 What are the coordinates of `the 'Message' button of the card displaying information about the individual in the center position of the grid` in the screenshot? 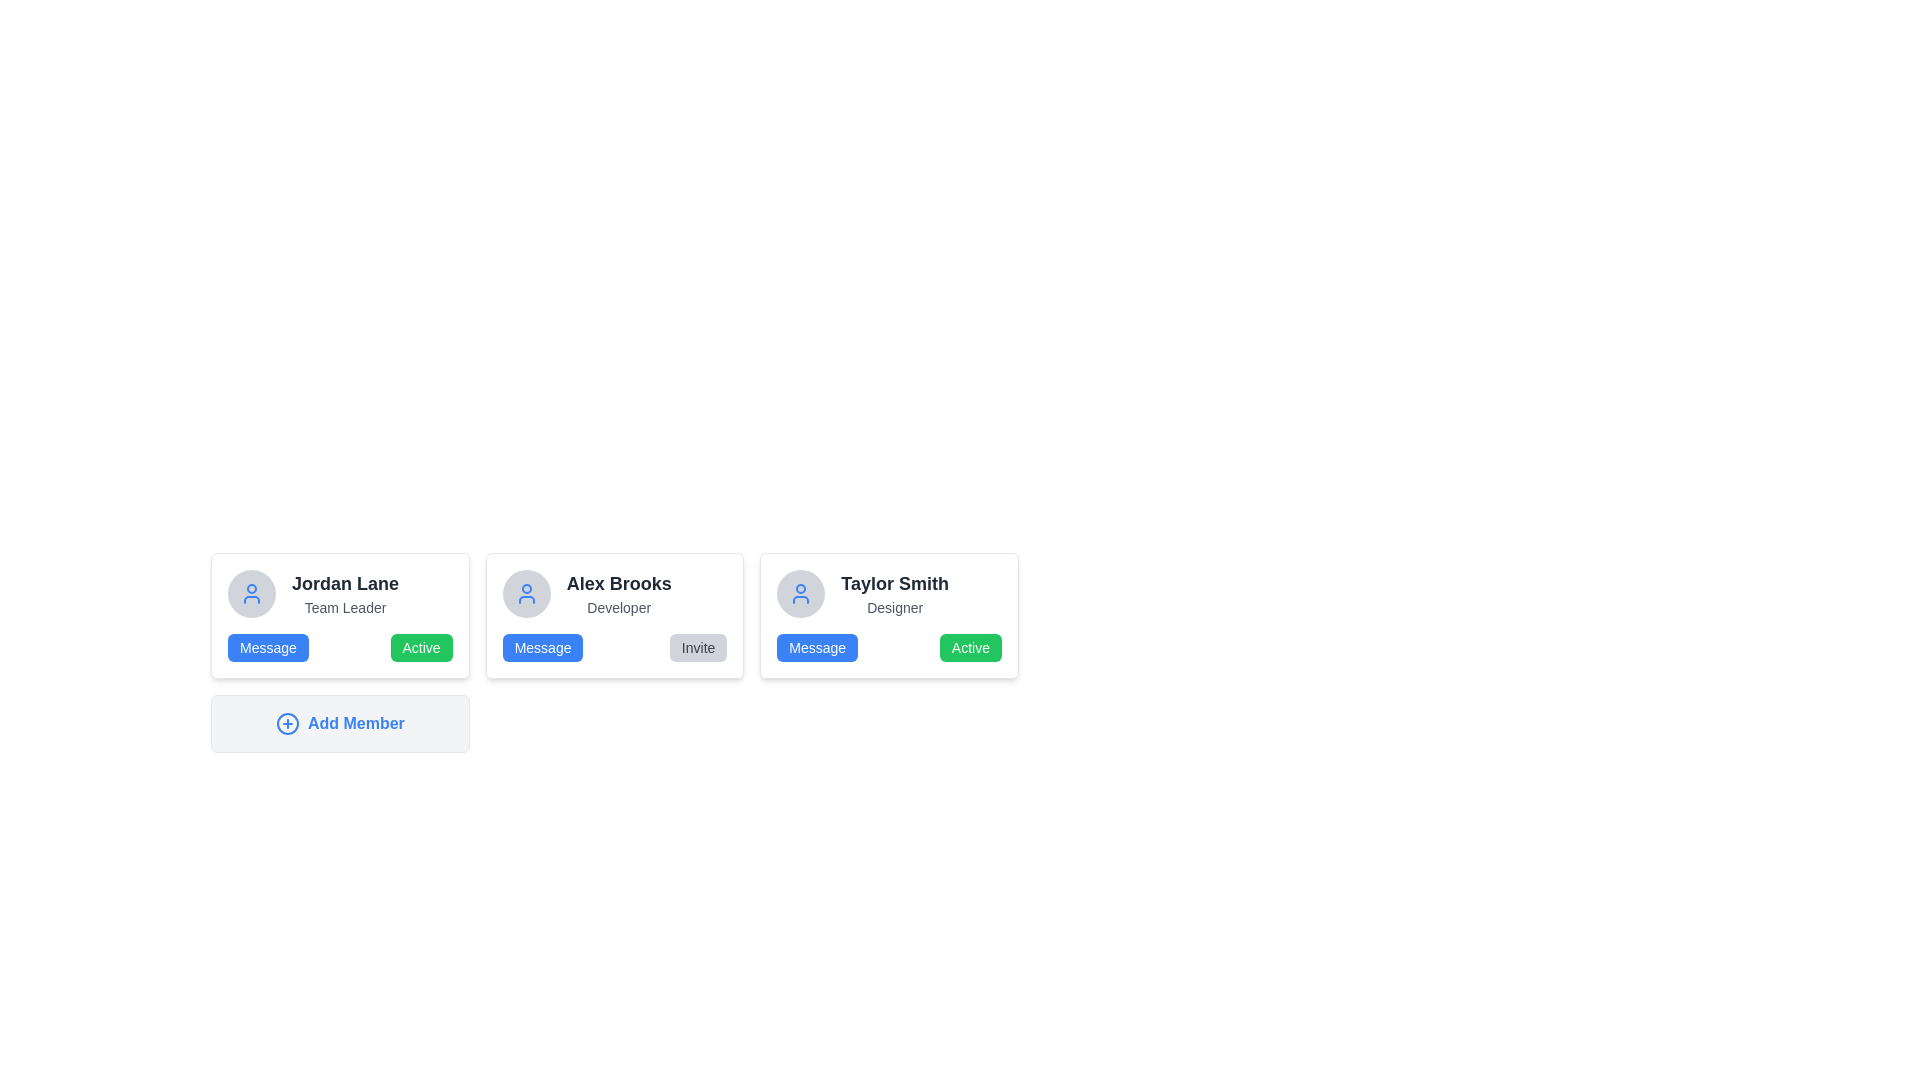 It's located at (613, 615).